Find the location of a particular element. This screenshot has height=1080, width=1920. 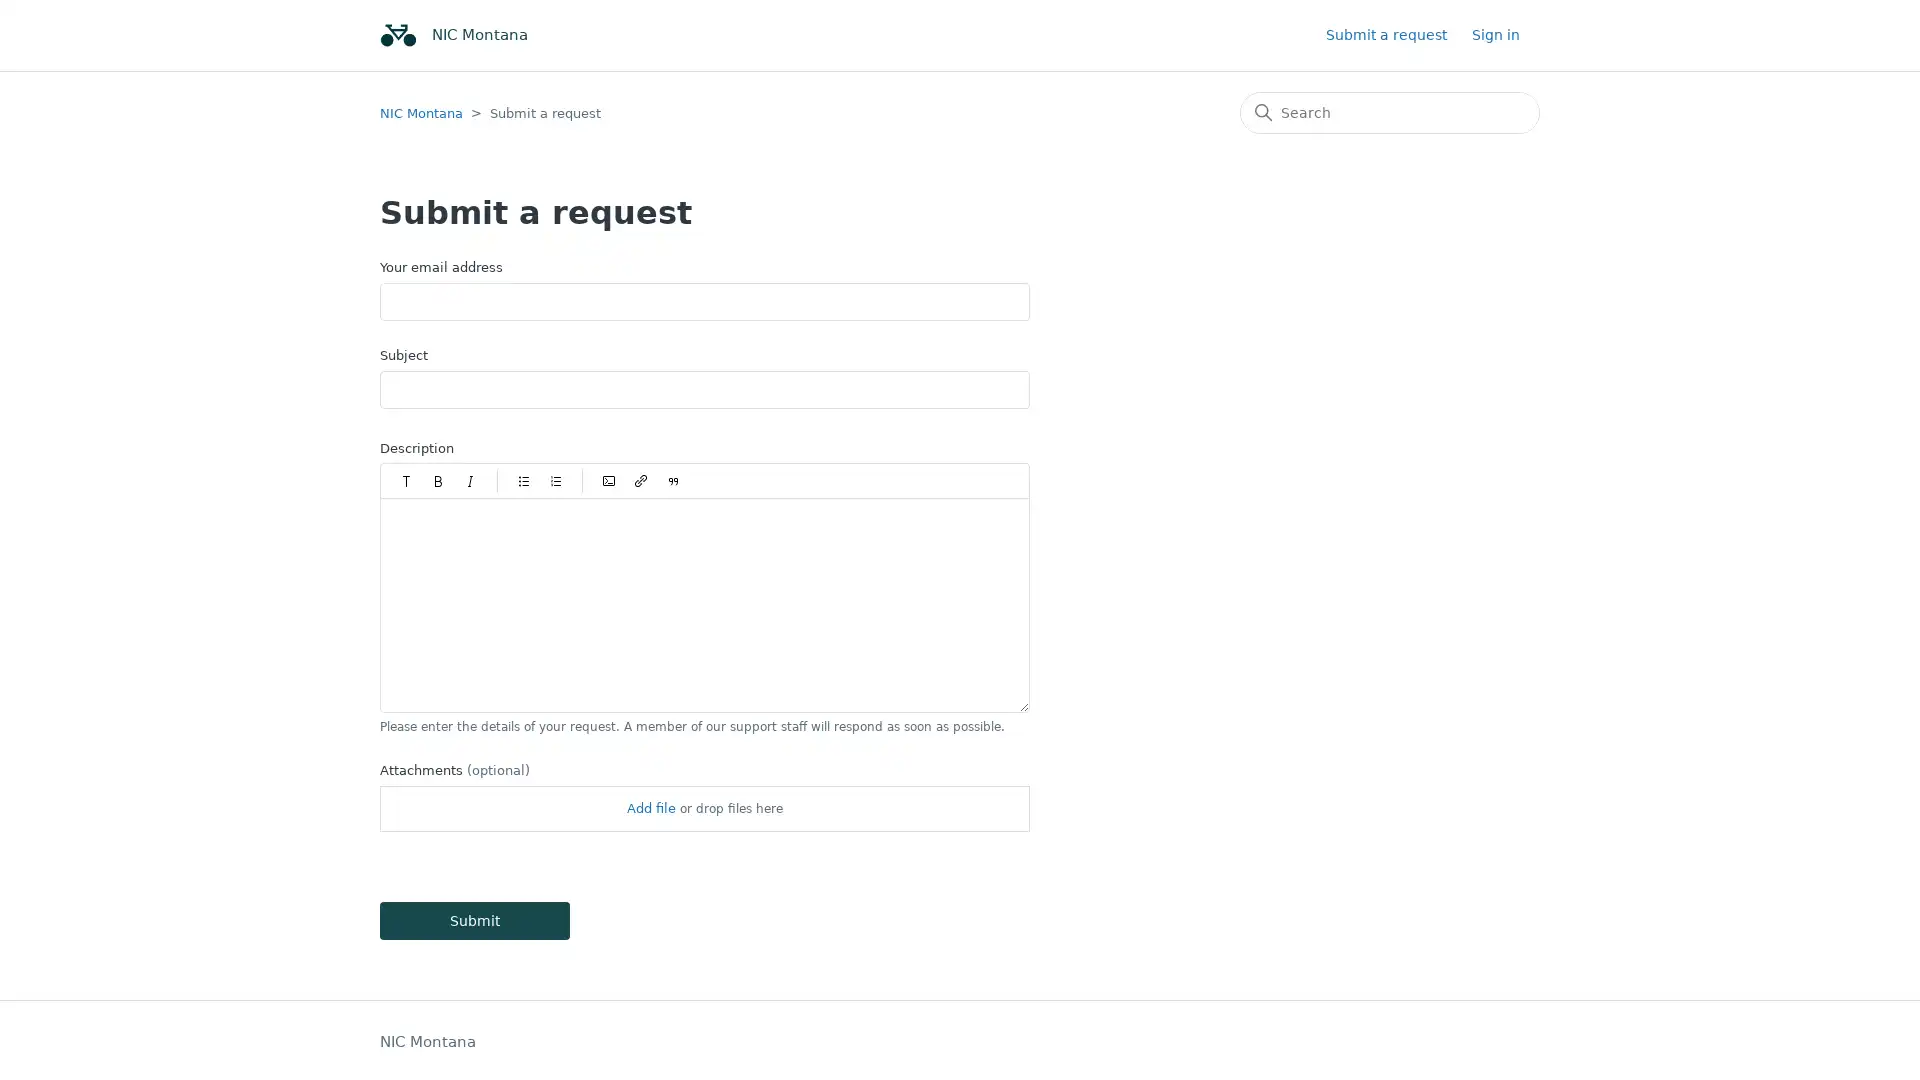

Paragraph styles is located at coordinates (406, 481).